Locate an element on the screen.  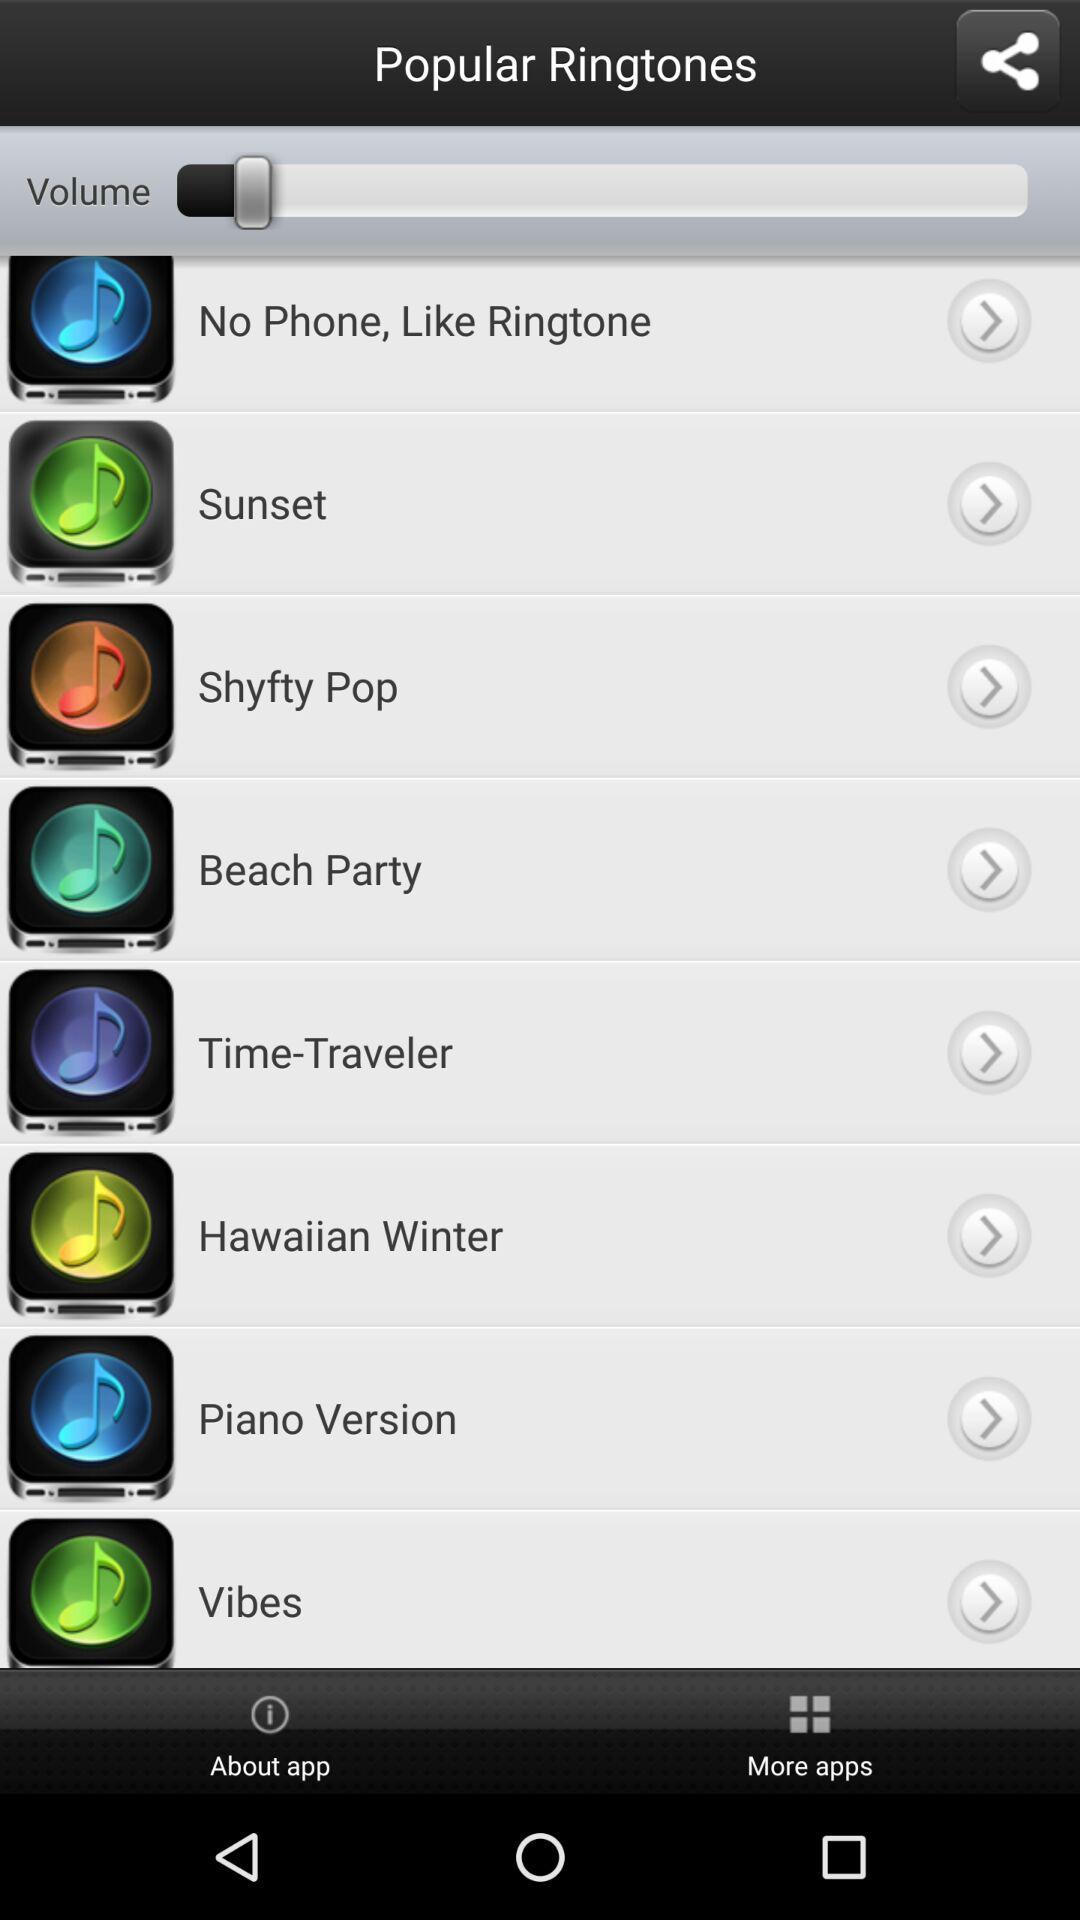
hawaiian winter option is located at coordinates (987, 1233).